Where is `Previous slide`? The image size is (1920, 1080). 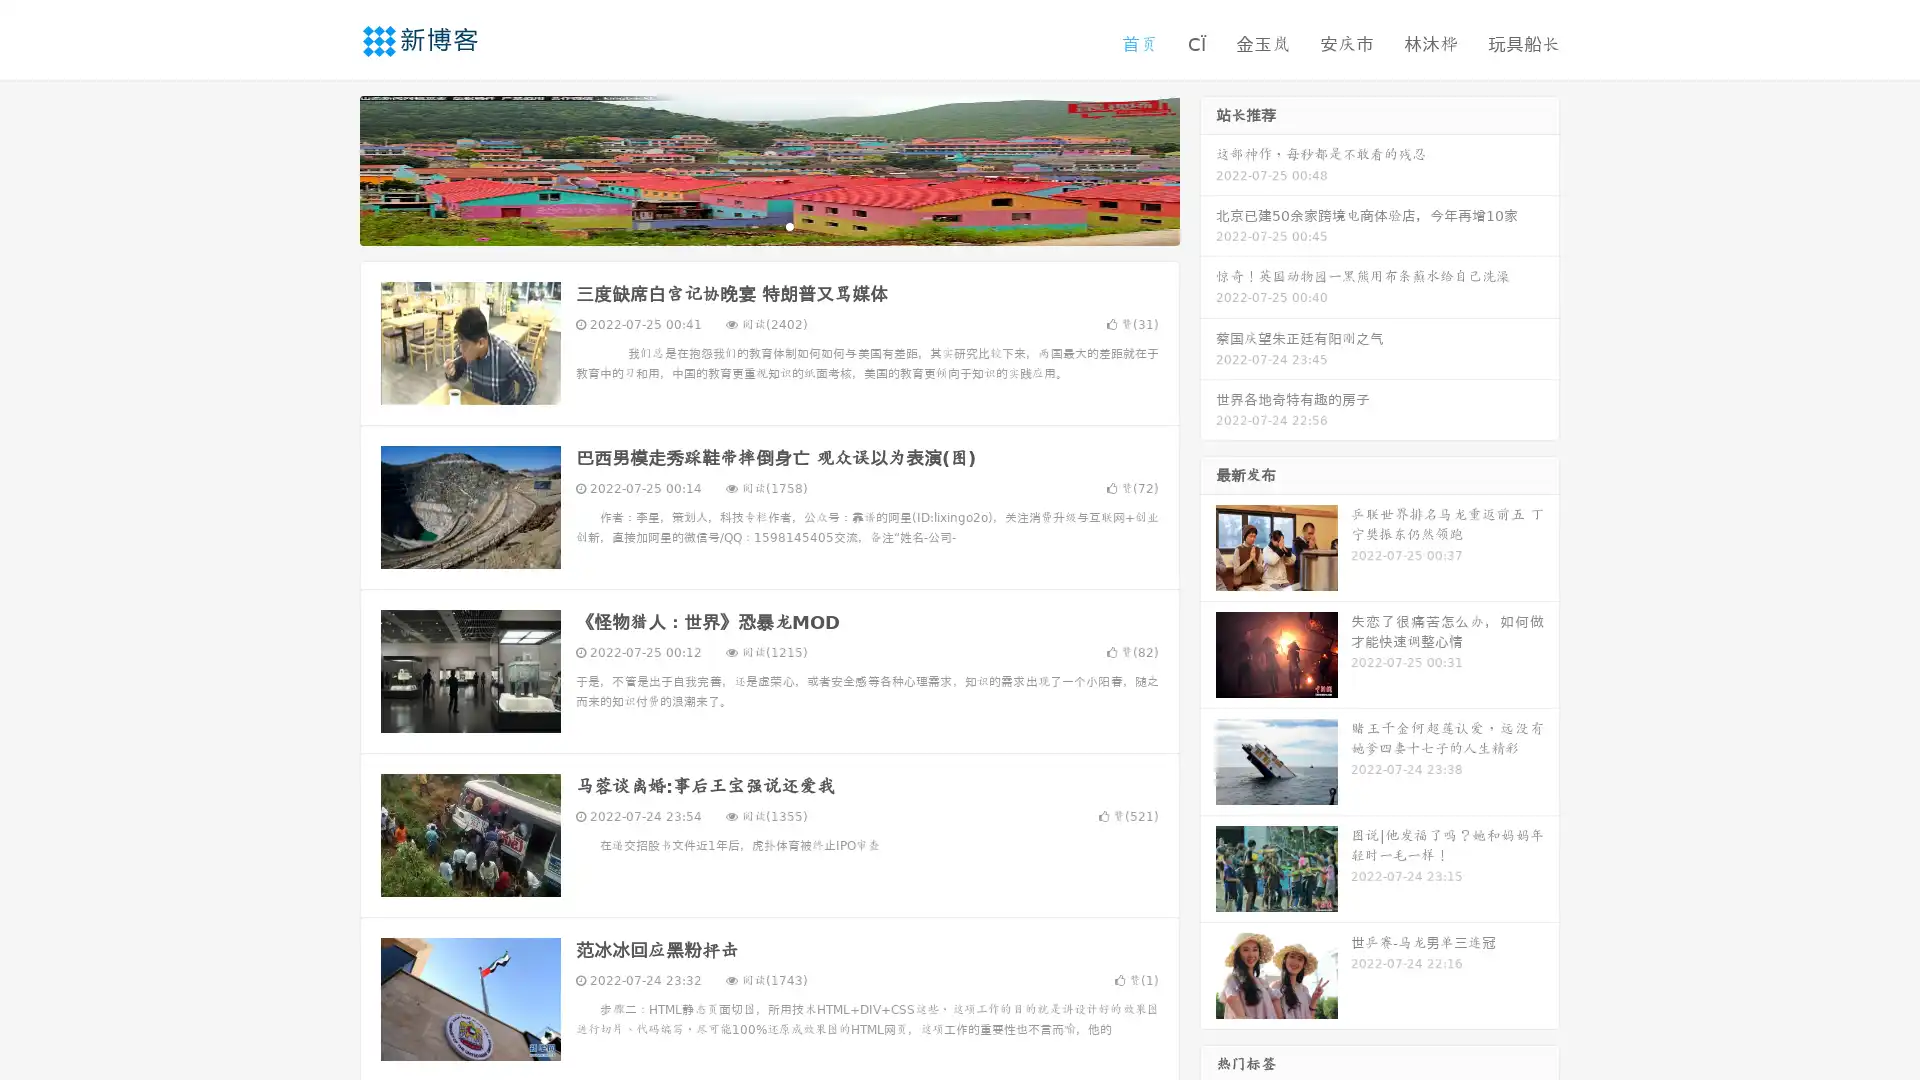
Previous slide is located at coordinates (330, 168).